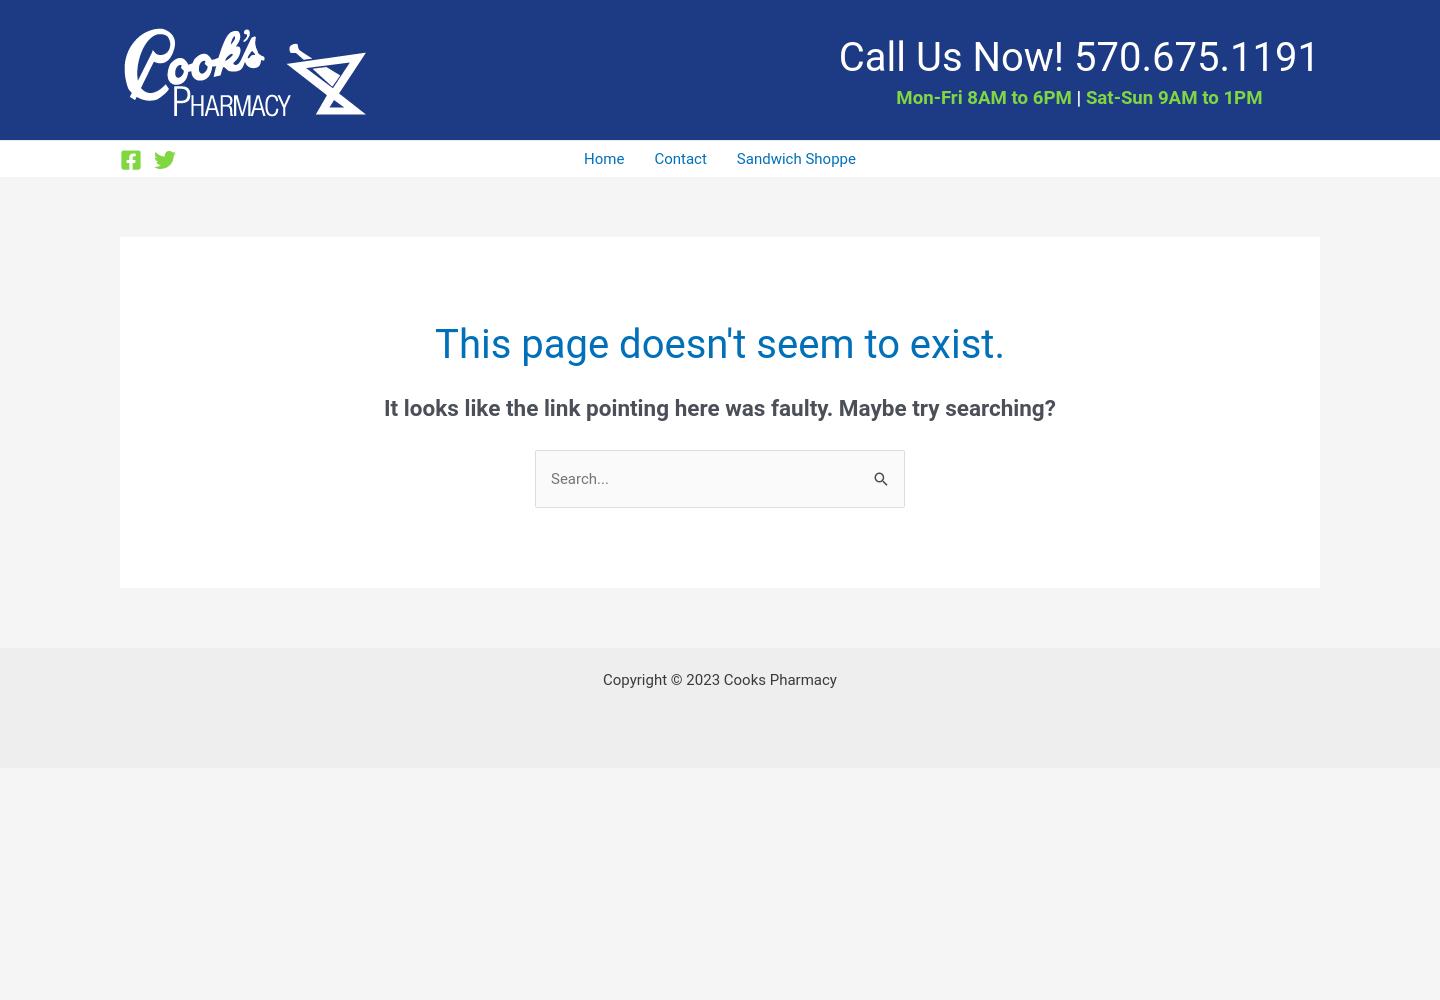 This screenshot has height=1000, width=1440. Describe the element at coordinates (837, 56) in the screenshot. I see `'Call Us Now!'` at that location.